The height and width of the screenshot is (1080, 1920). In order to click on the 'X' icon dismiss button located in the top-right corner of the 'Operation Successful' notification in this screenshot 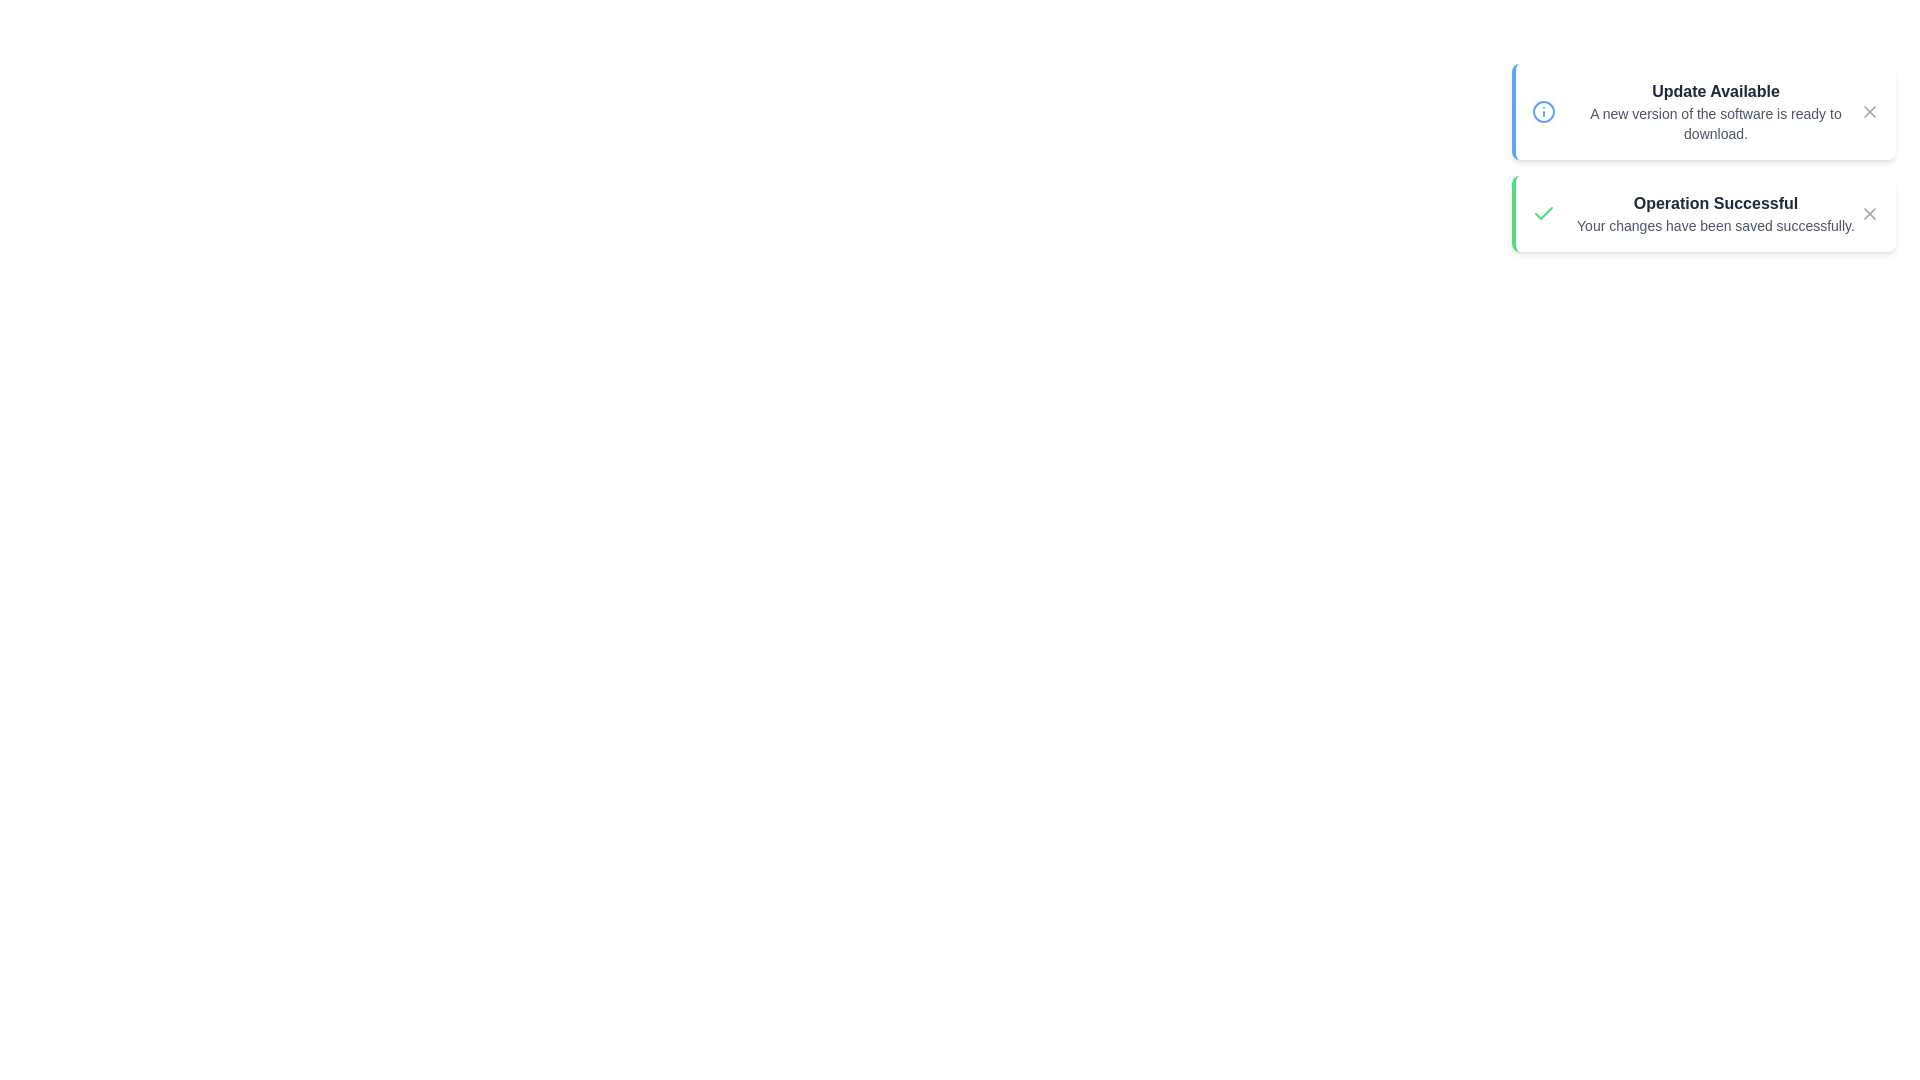, I will do `click(1869, 213)`.